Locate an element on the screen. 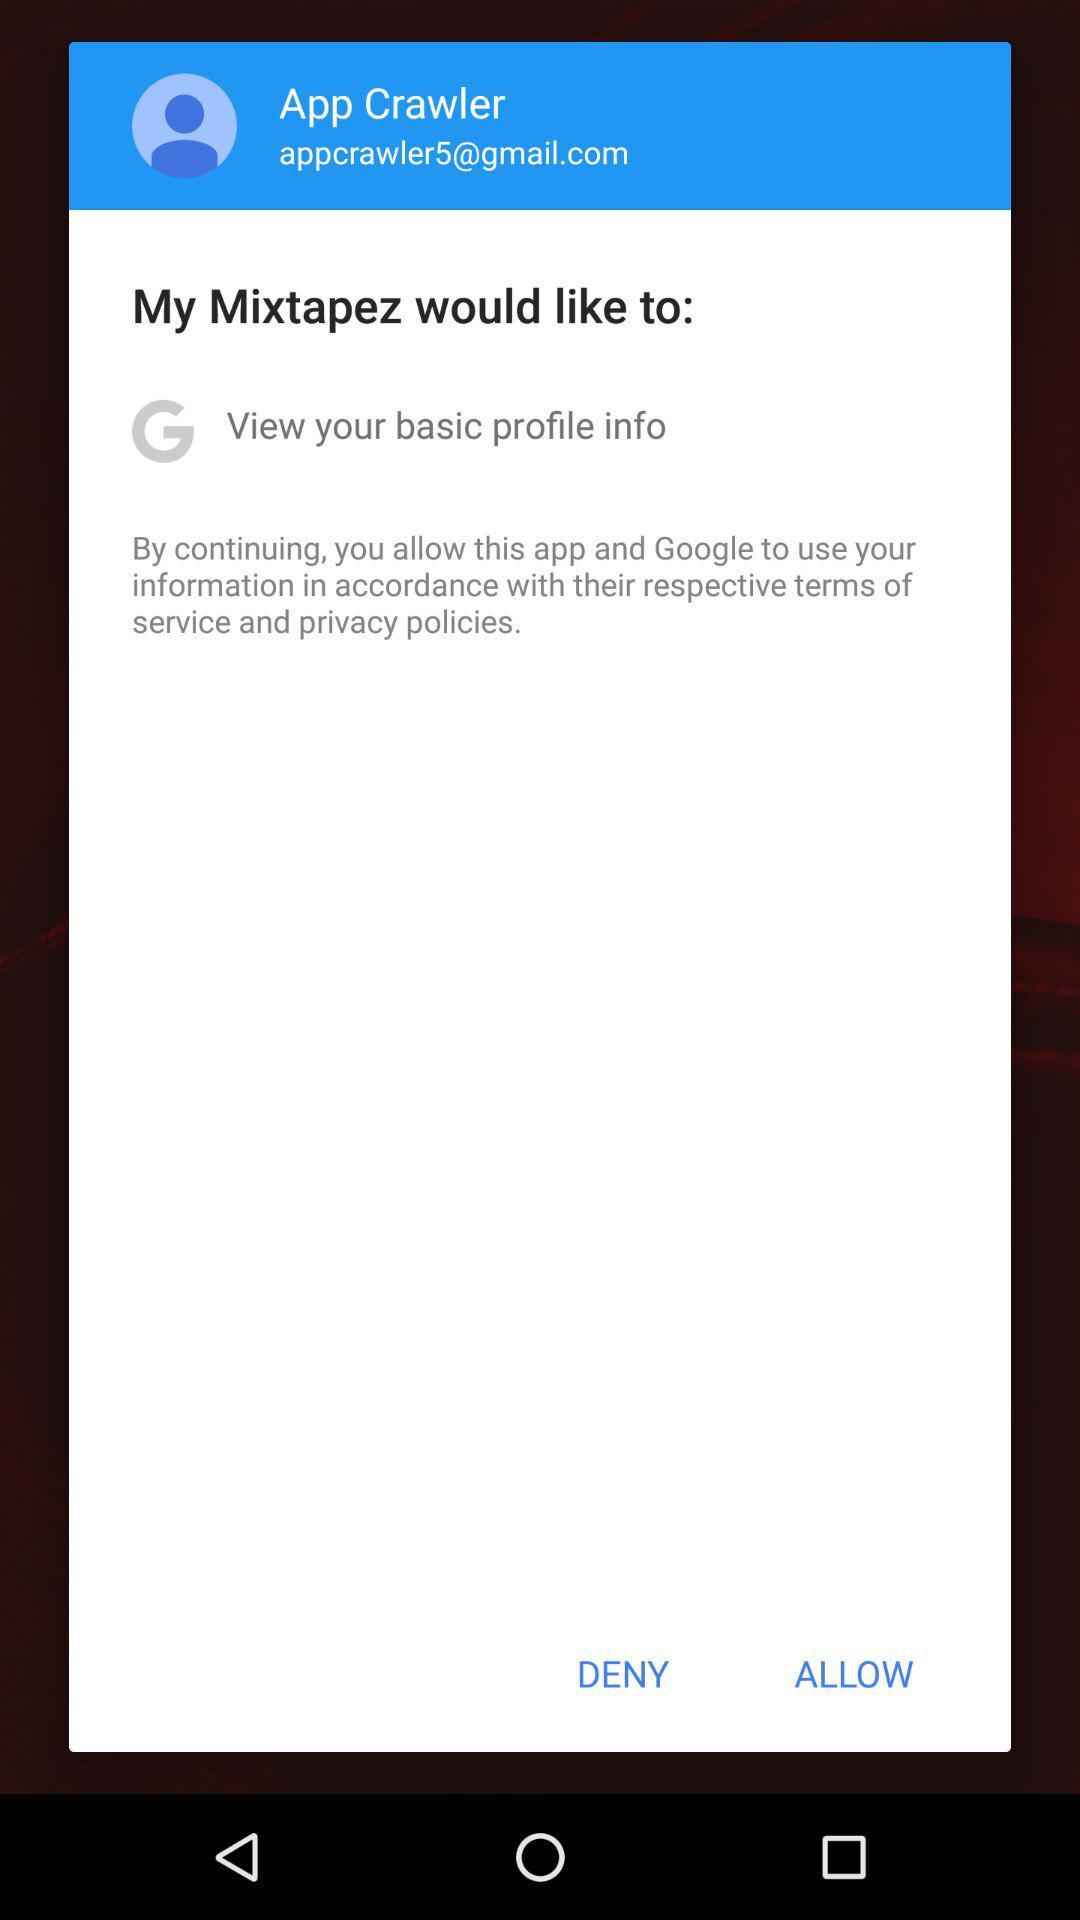 Image resolution: width=1080 pixels, height=1920 pixels. the item above appcrawler5@gmail.com is located at coordinates (392, 100).